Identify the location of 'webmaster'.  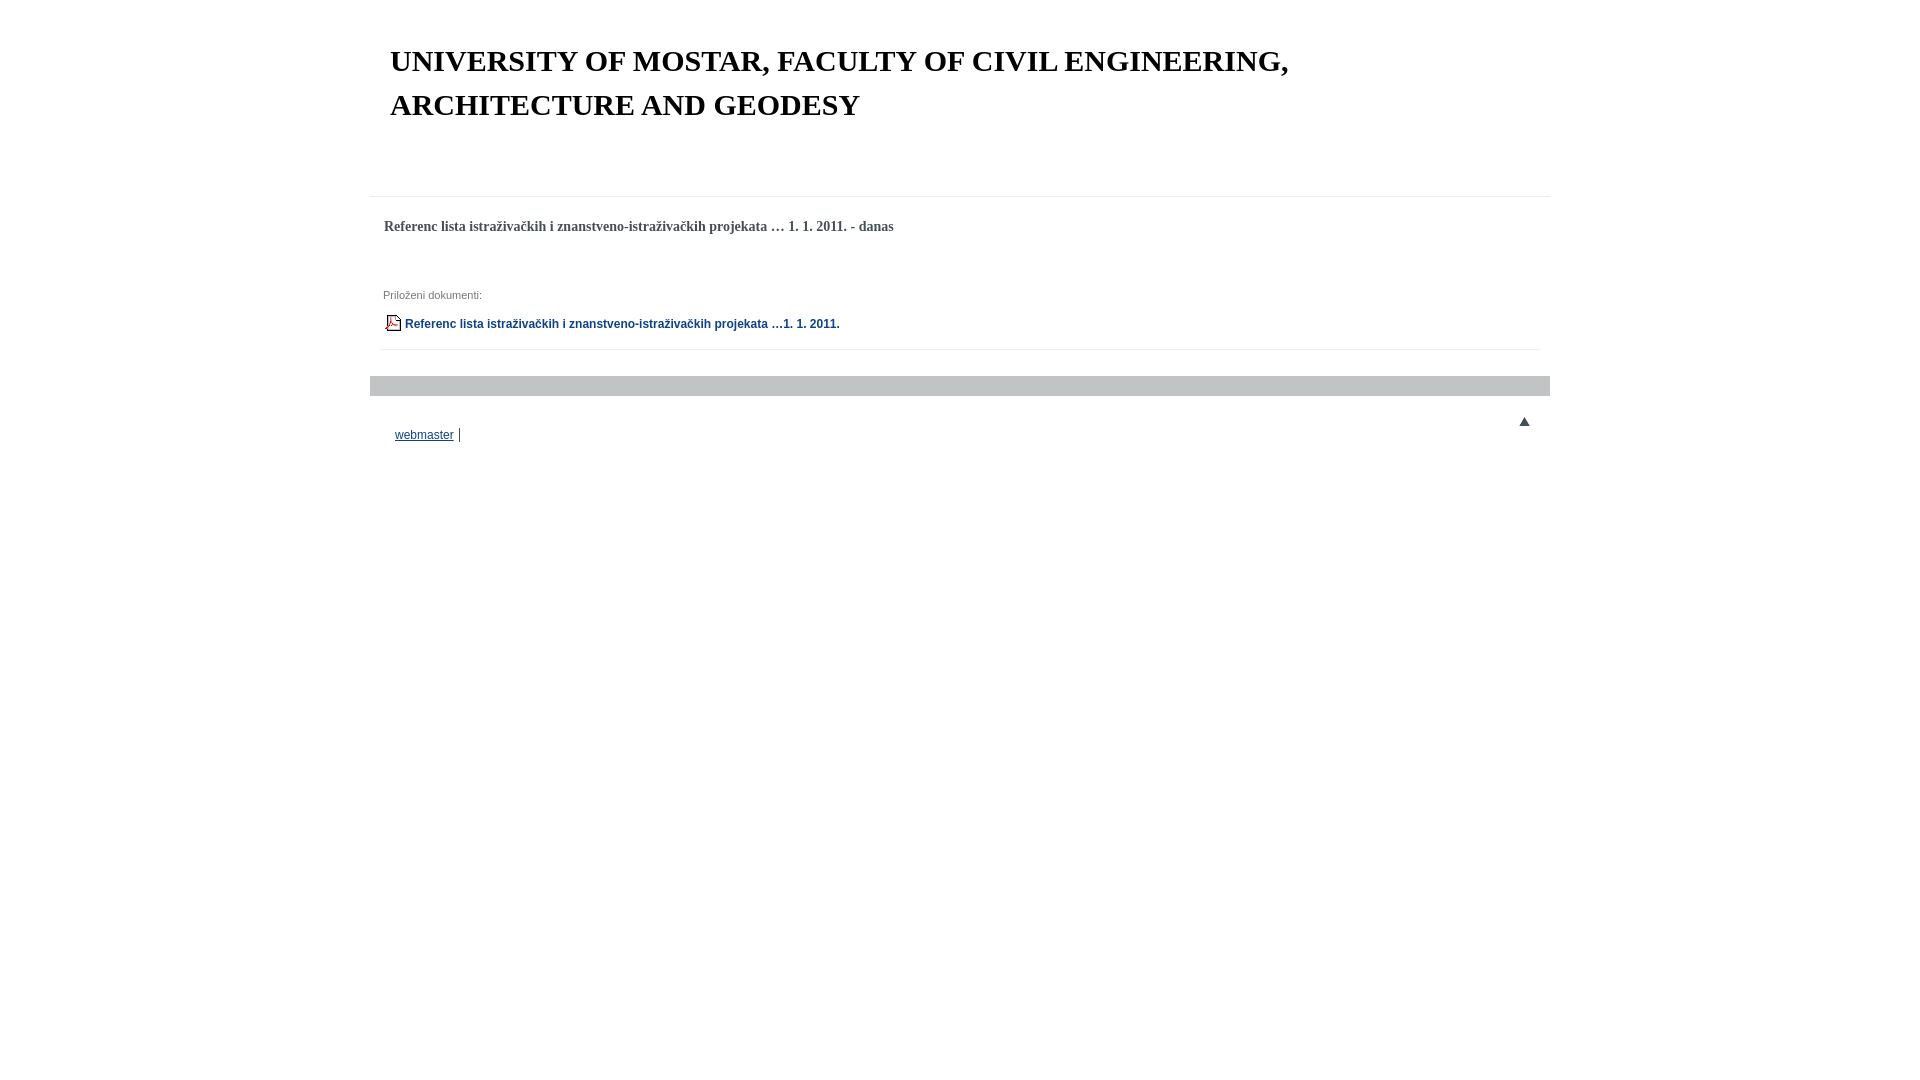
(394, 434).